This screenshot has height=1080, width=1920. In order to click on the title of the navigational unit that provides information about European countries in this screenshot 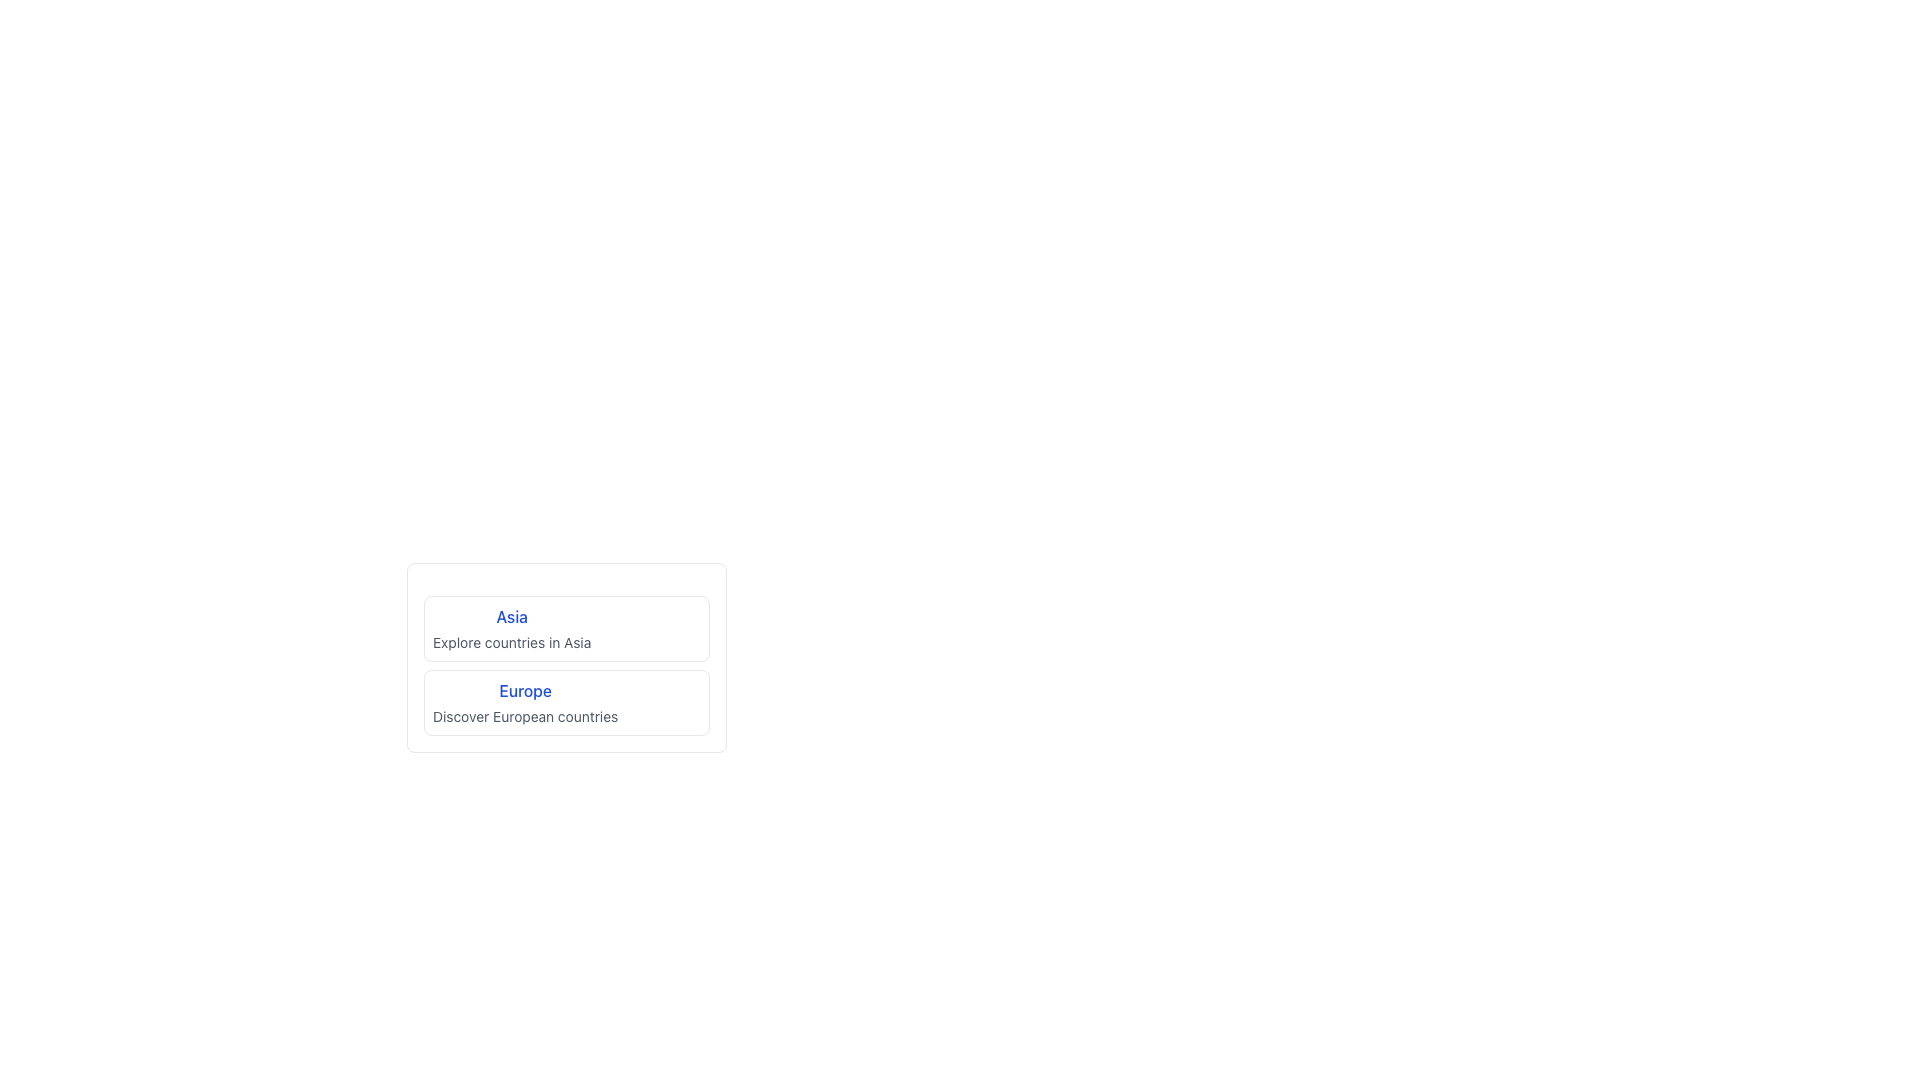, I will do `click(525, 701)`.